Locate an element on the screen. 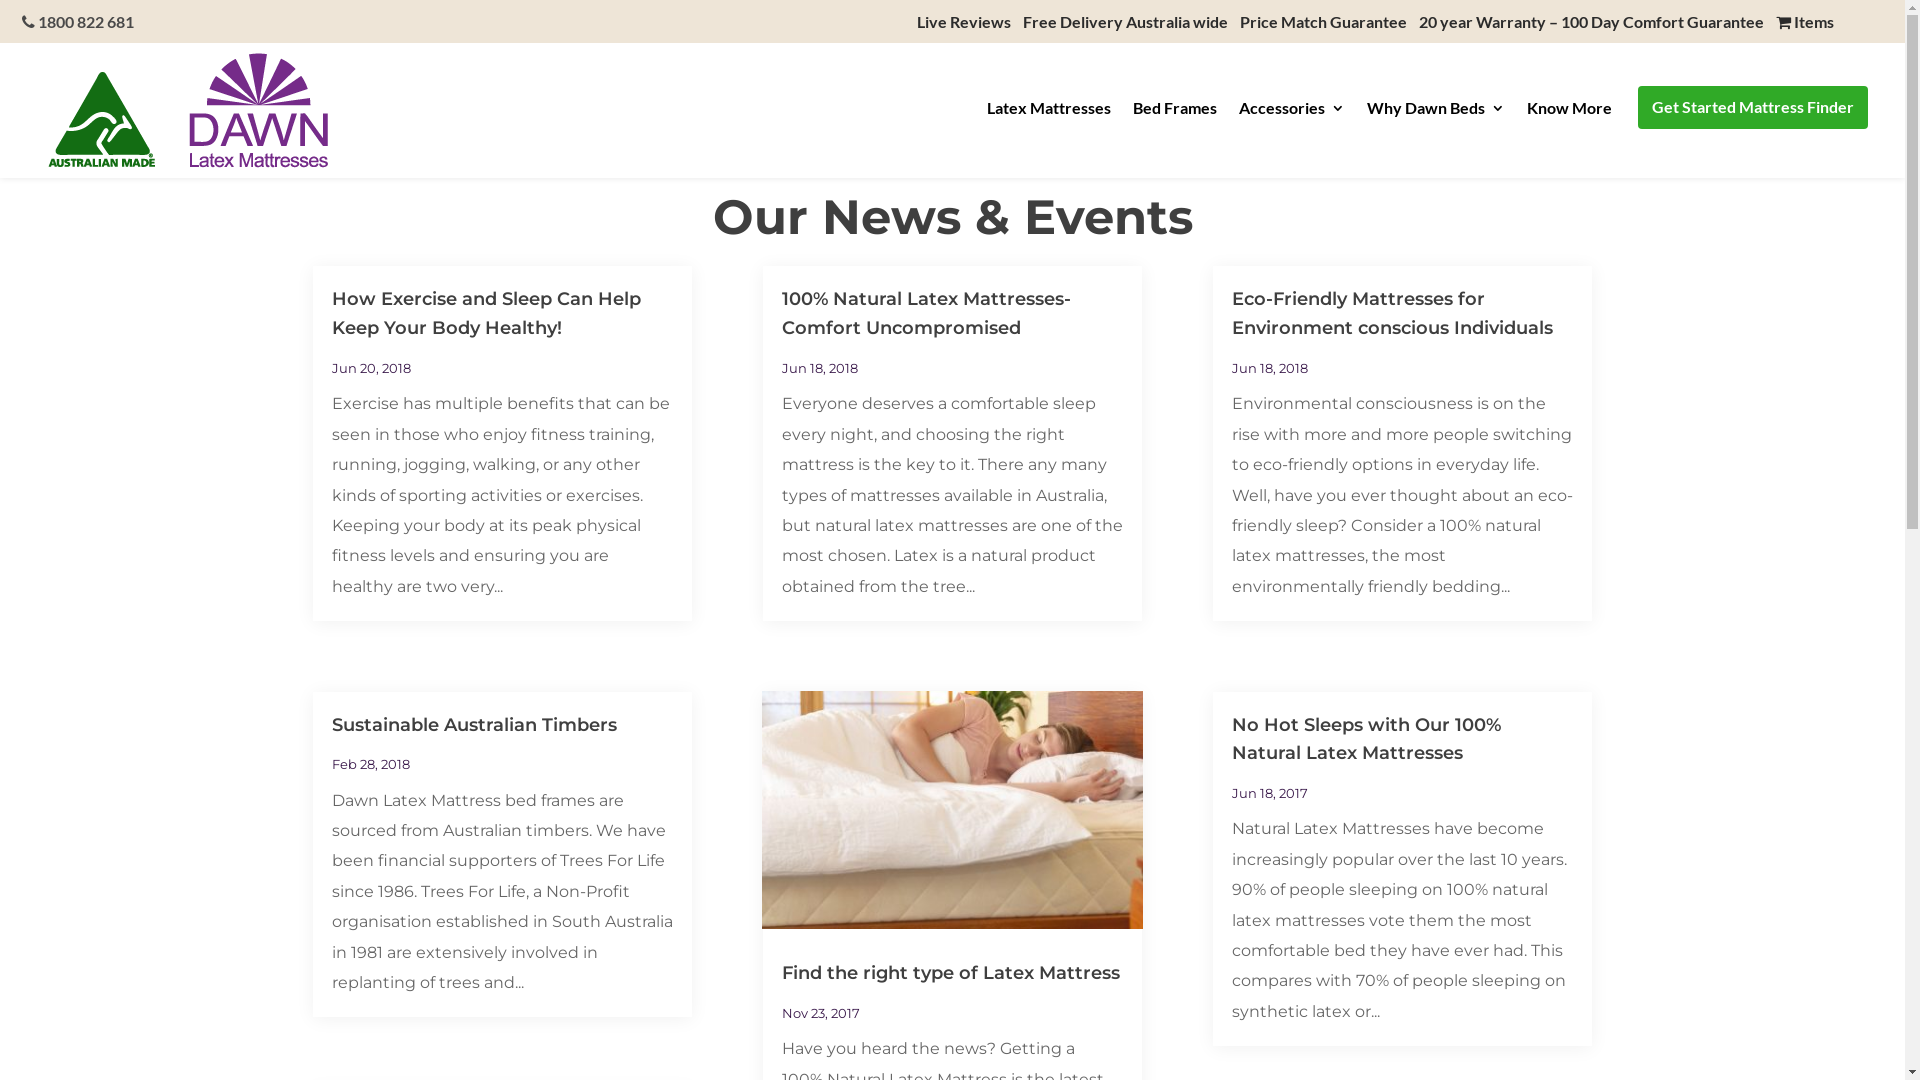 This screenshot has height=1080, width=1920. 'dawnlatexmattresseslogo_wss_3' is located at coordinates (187, 110).